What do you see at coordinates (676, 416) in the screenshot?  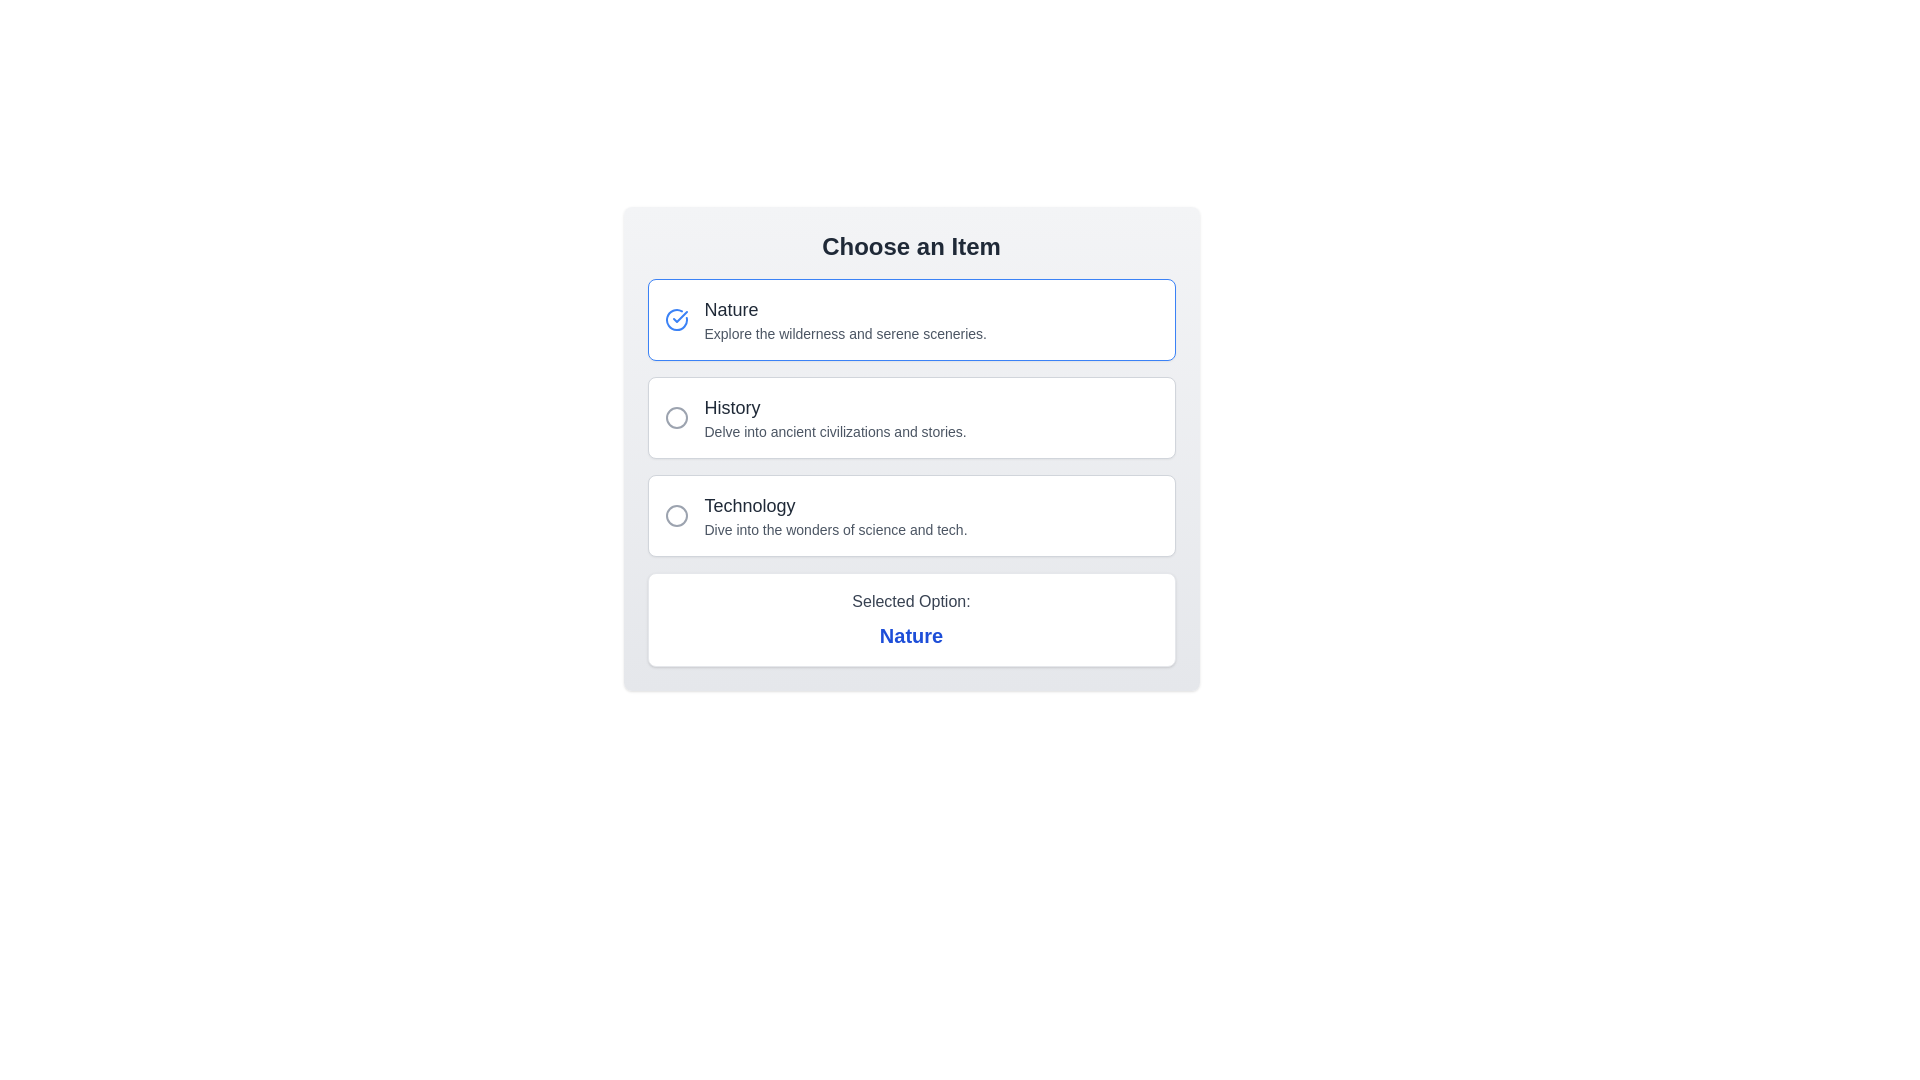 I see `the interactive 'History' icon located between 'Nature' and 'Technology' in the selectable list` at bounding box center [676, 416].